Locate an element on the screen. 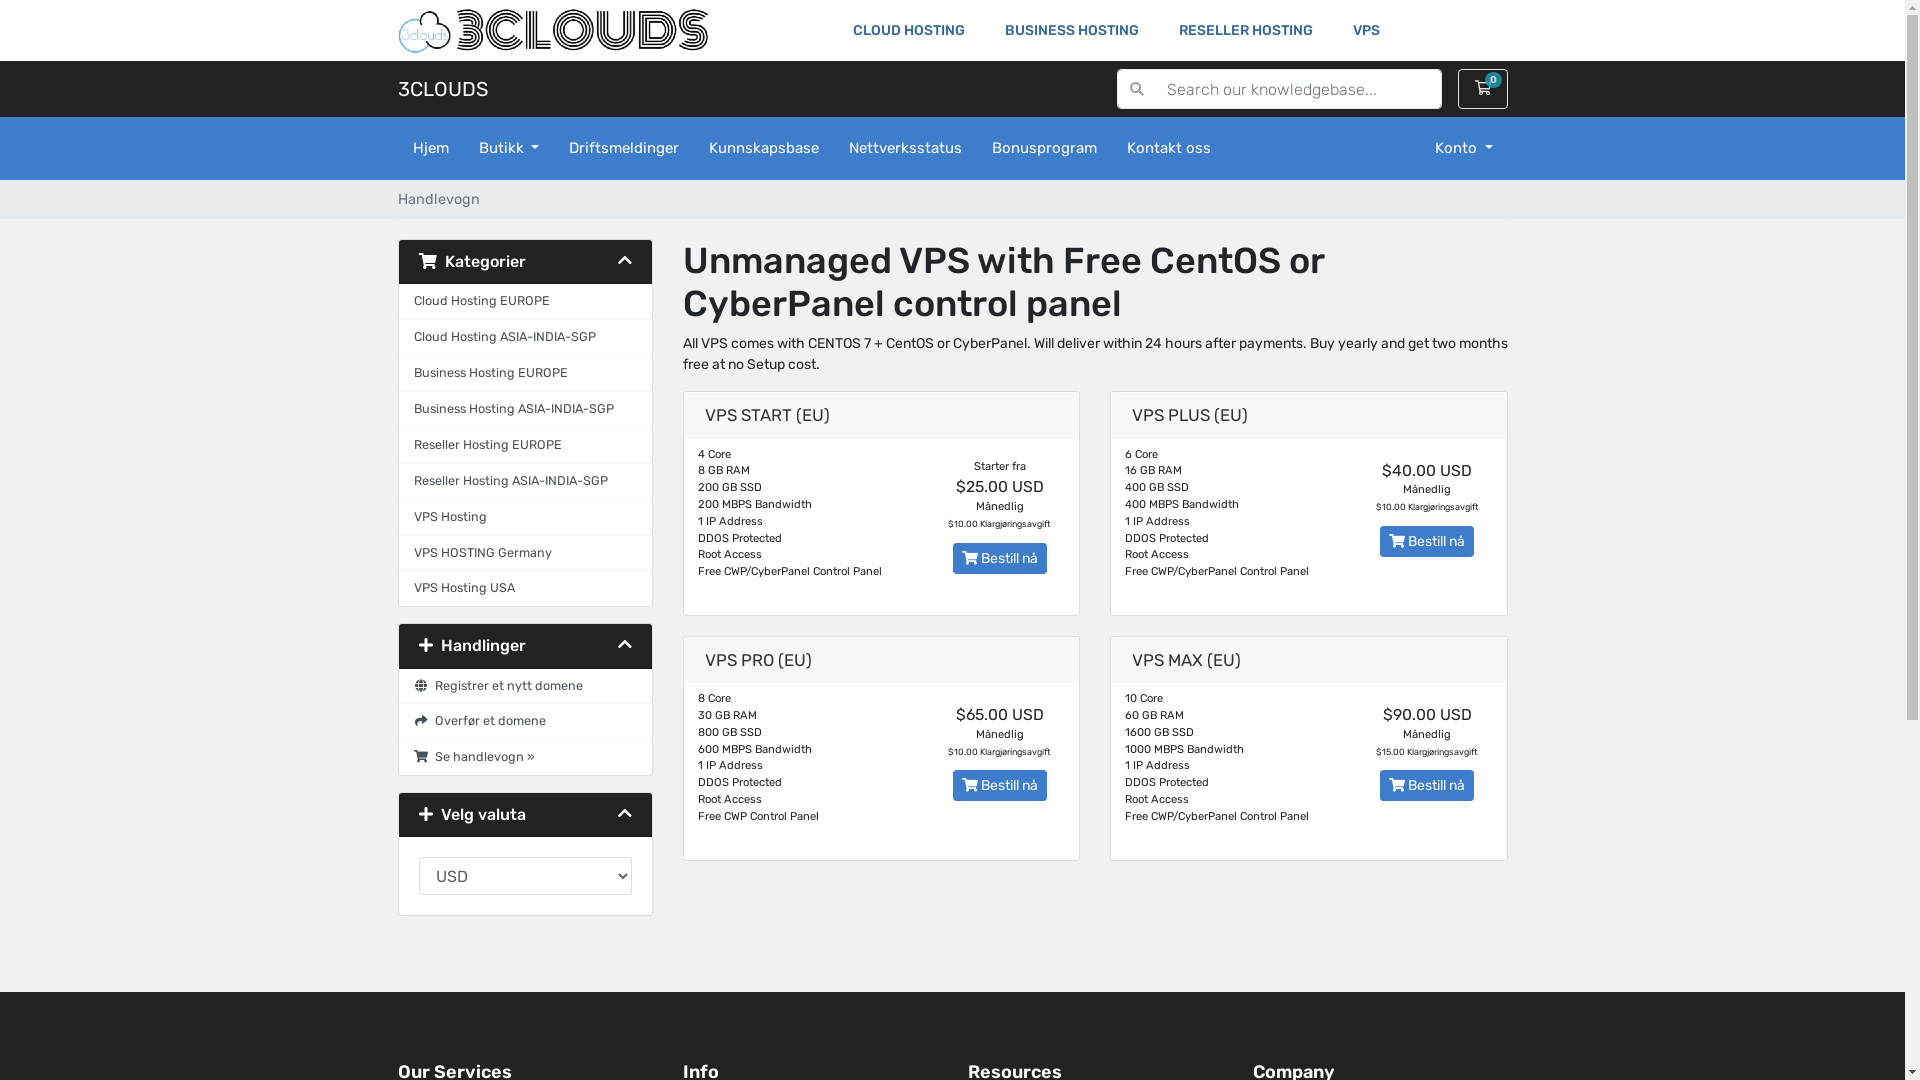 This screenshot has height=1080, width=1920. '3CLOUDS' is located at coordinates (441, 87).